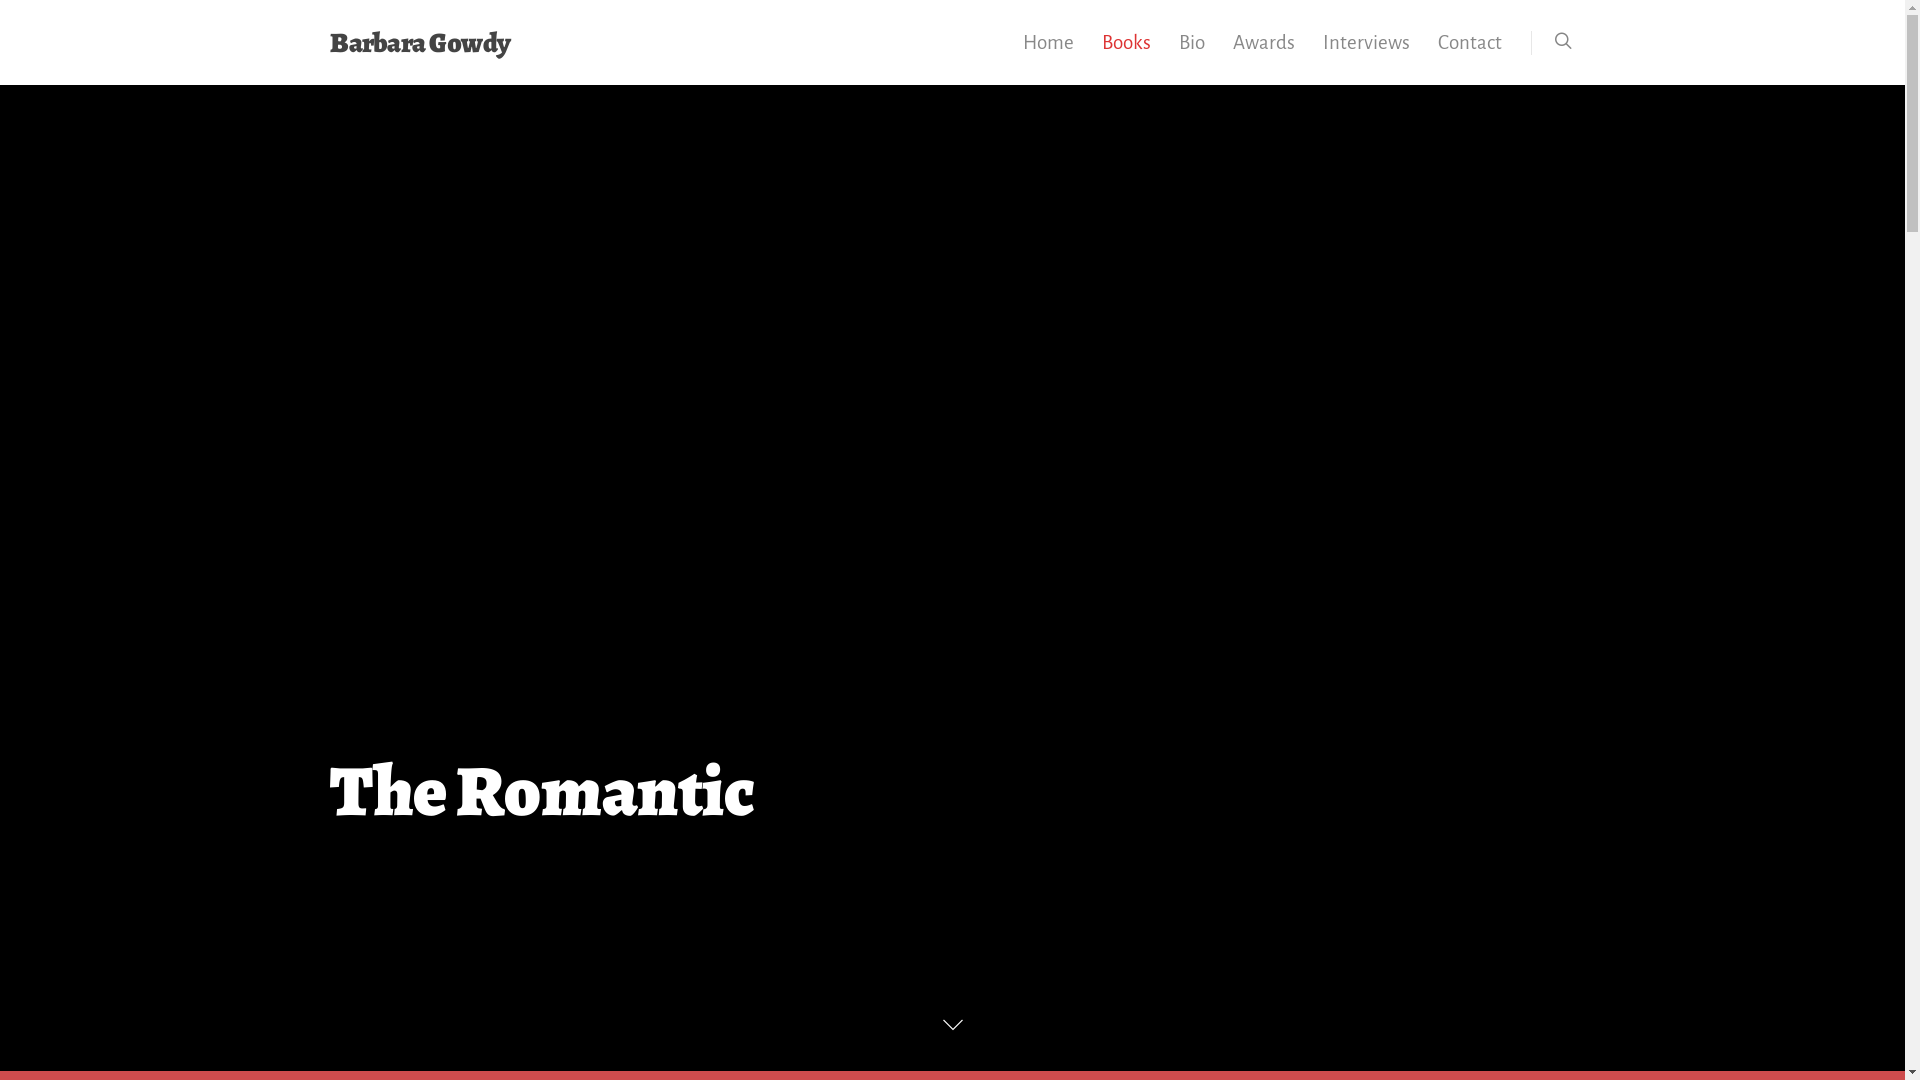  Describe the element at coordinates (1424, 55) in the screenshot. I see `'Contact'` at that location.